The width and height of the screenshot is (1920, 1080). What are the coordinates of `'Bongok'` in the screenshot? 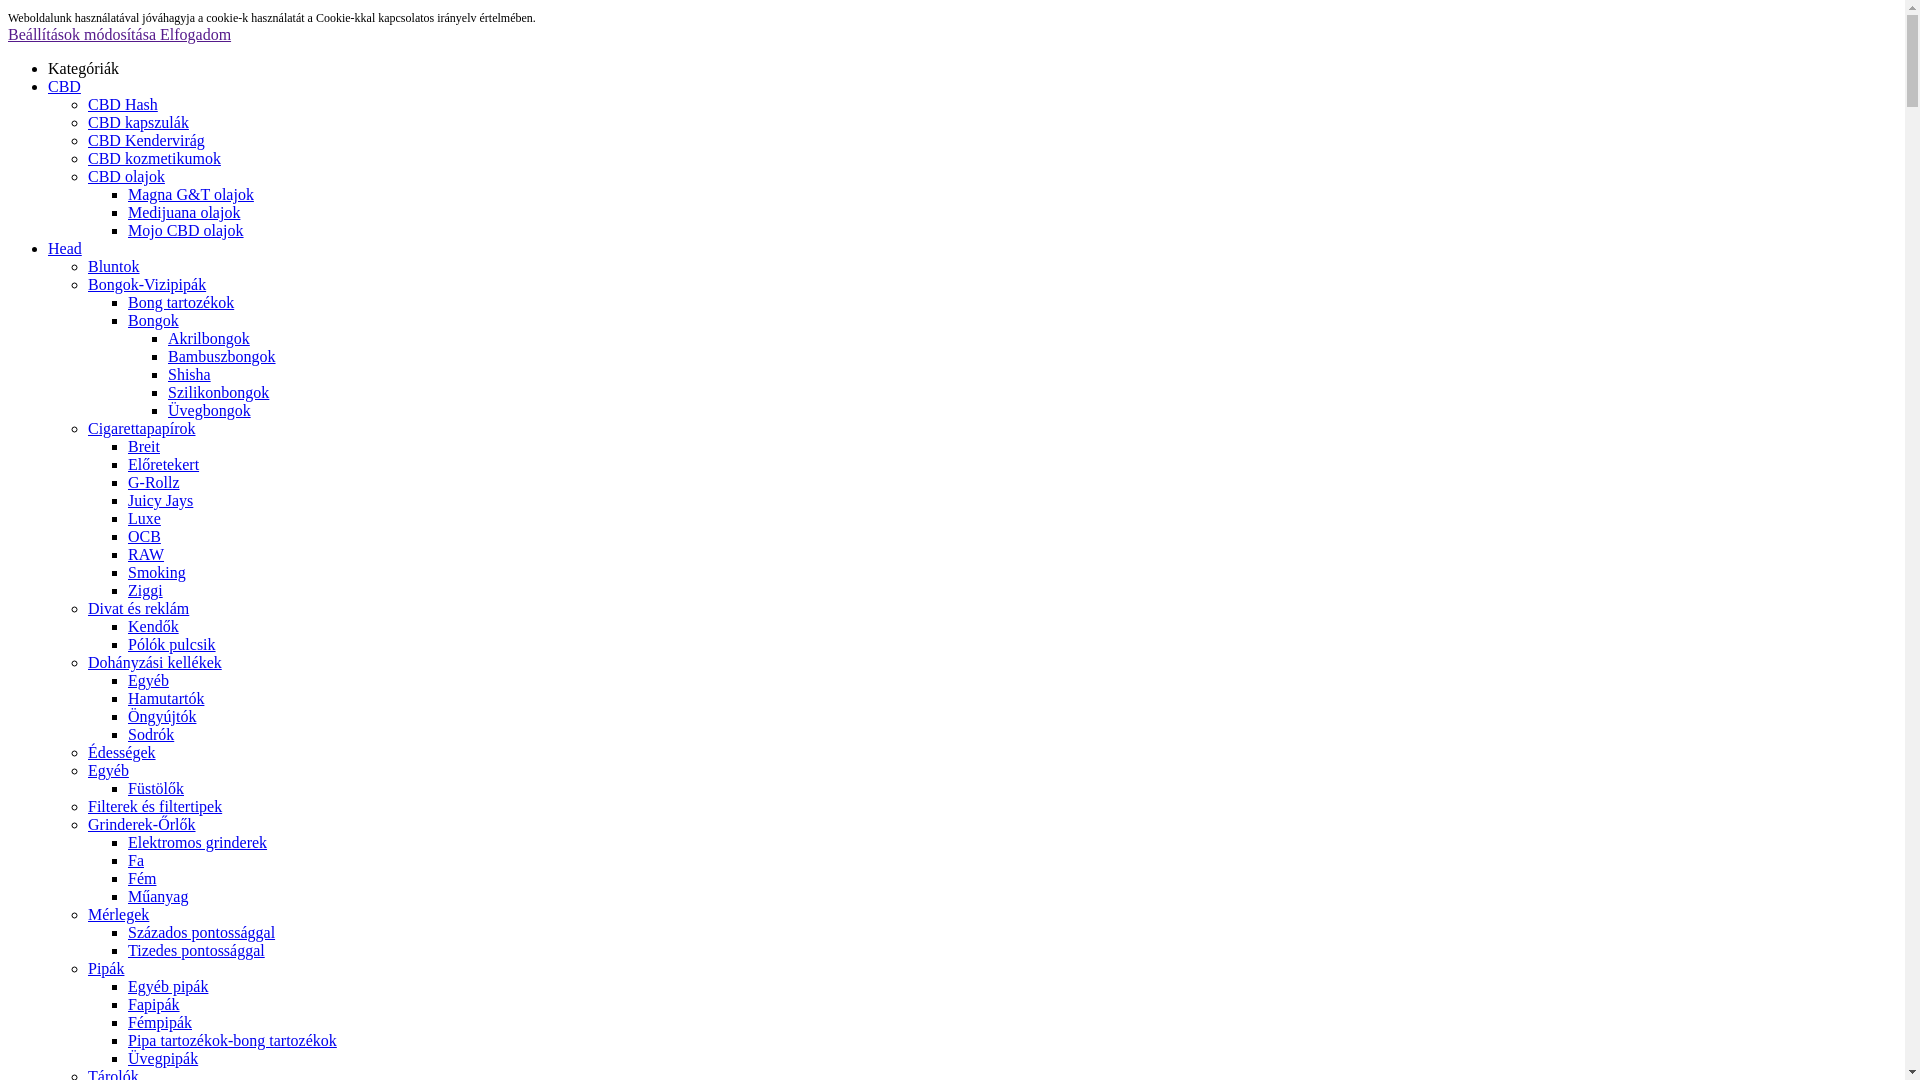 It's located at (127, 319).